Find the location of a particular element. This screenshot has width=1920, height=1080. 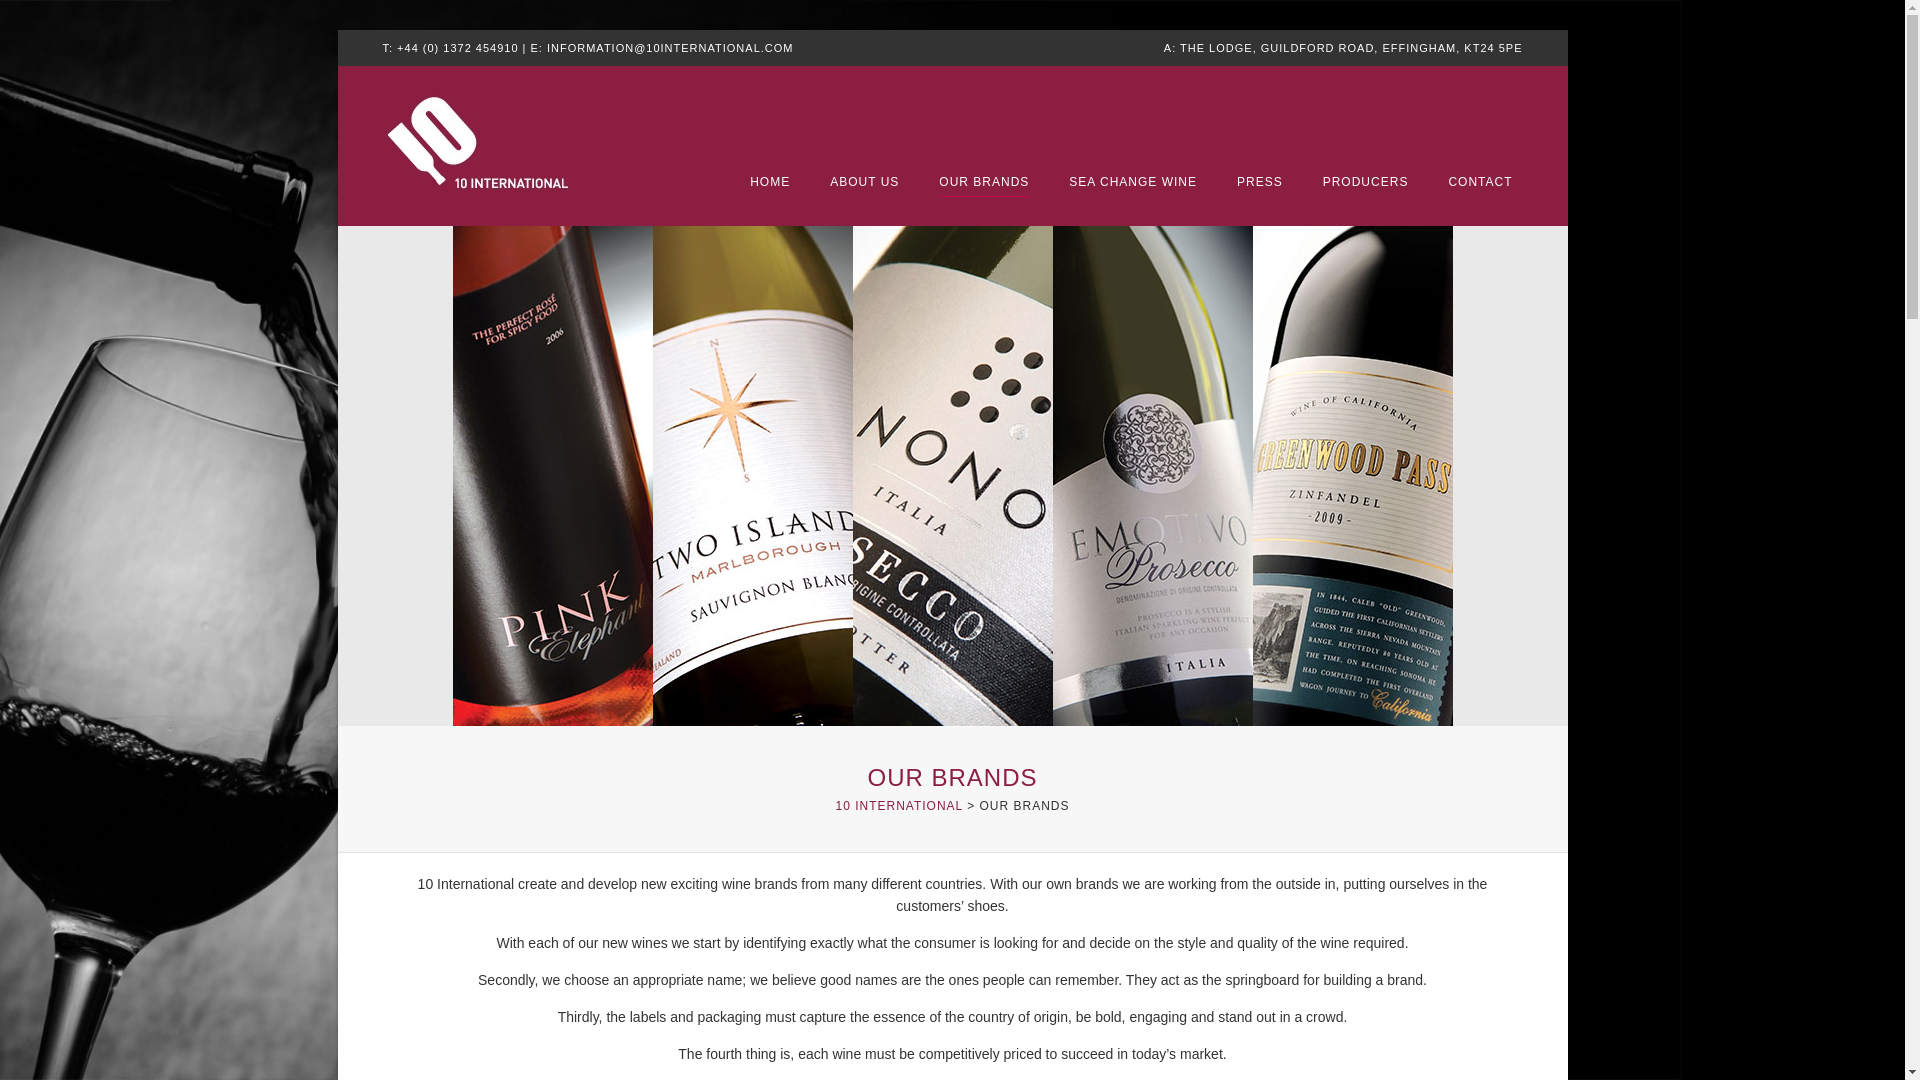

'SEA CHANGE WINE' is located at coordinates (1132, 182).